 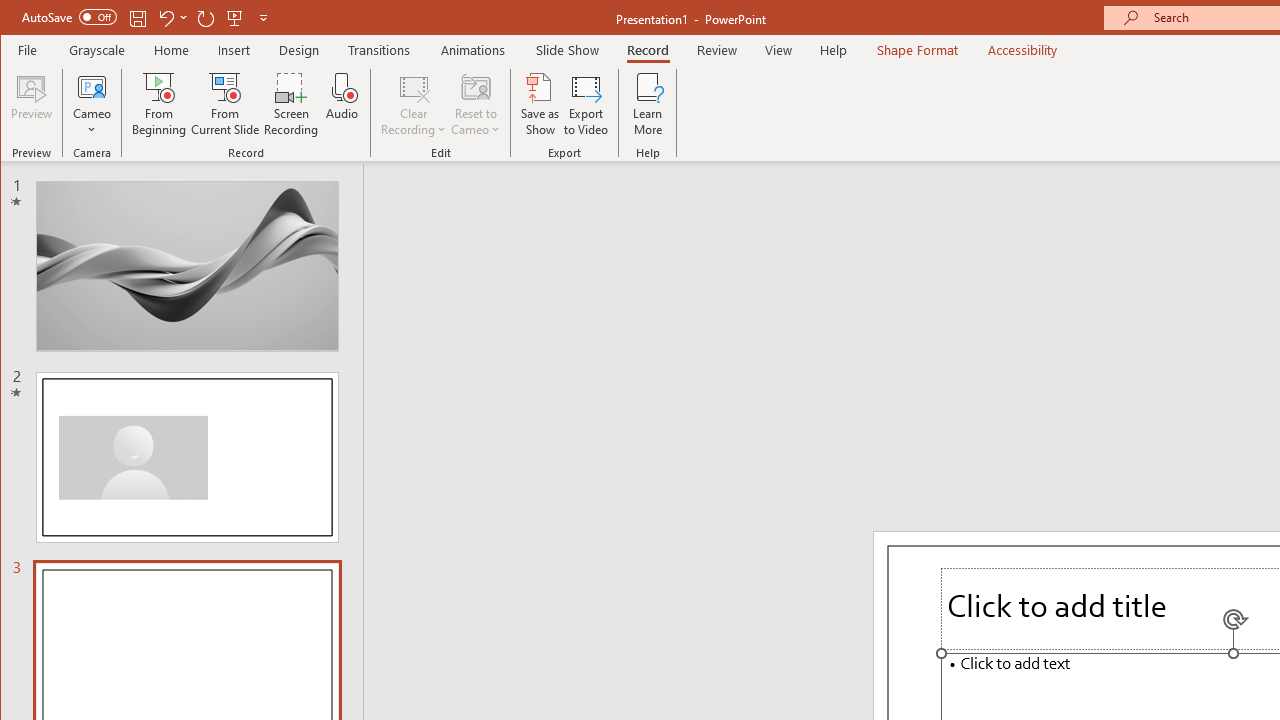 What do you see at coordinates (540, 104) in the screenshot?
I see `'Save as Show'` at bounding box center [540, 104].